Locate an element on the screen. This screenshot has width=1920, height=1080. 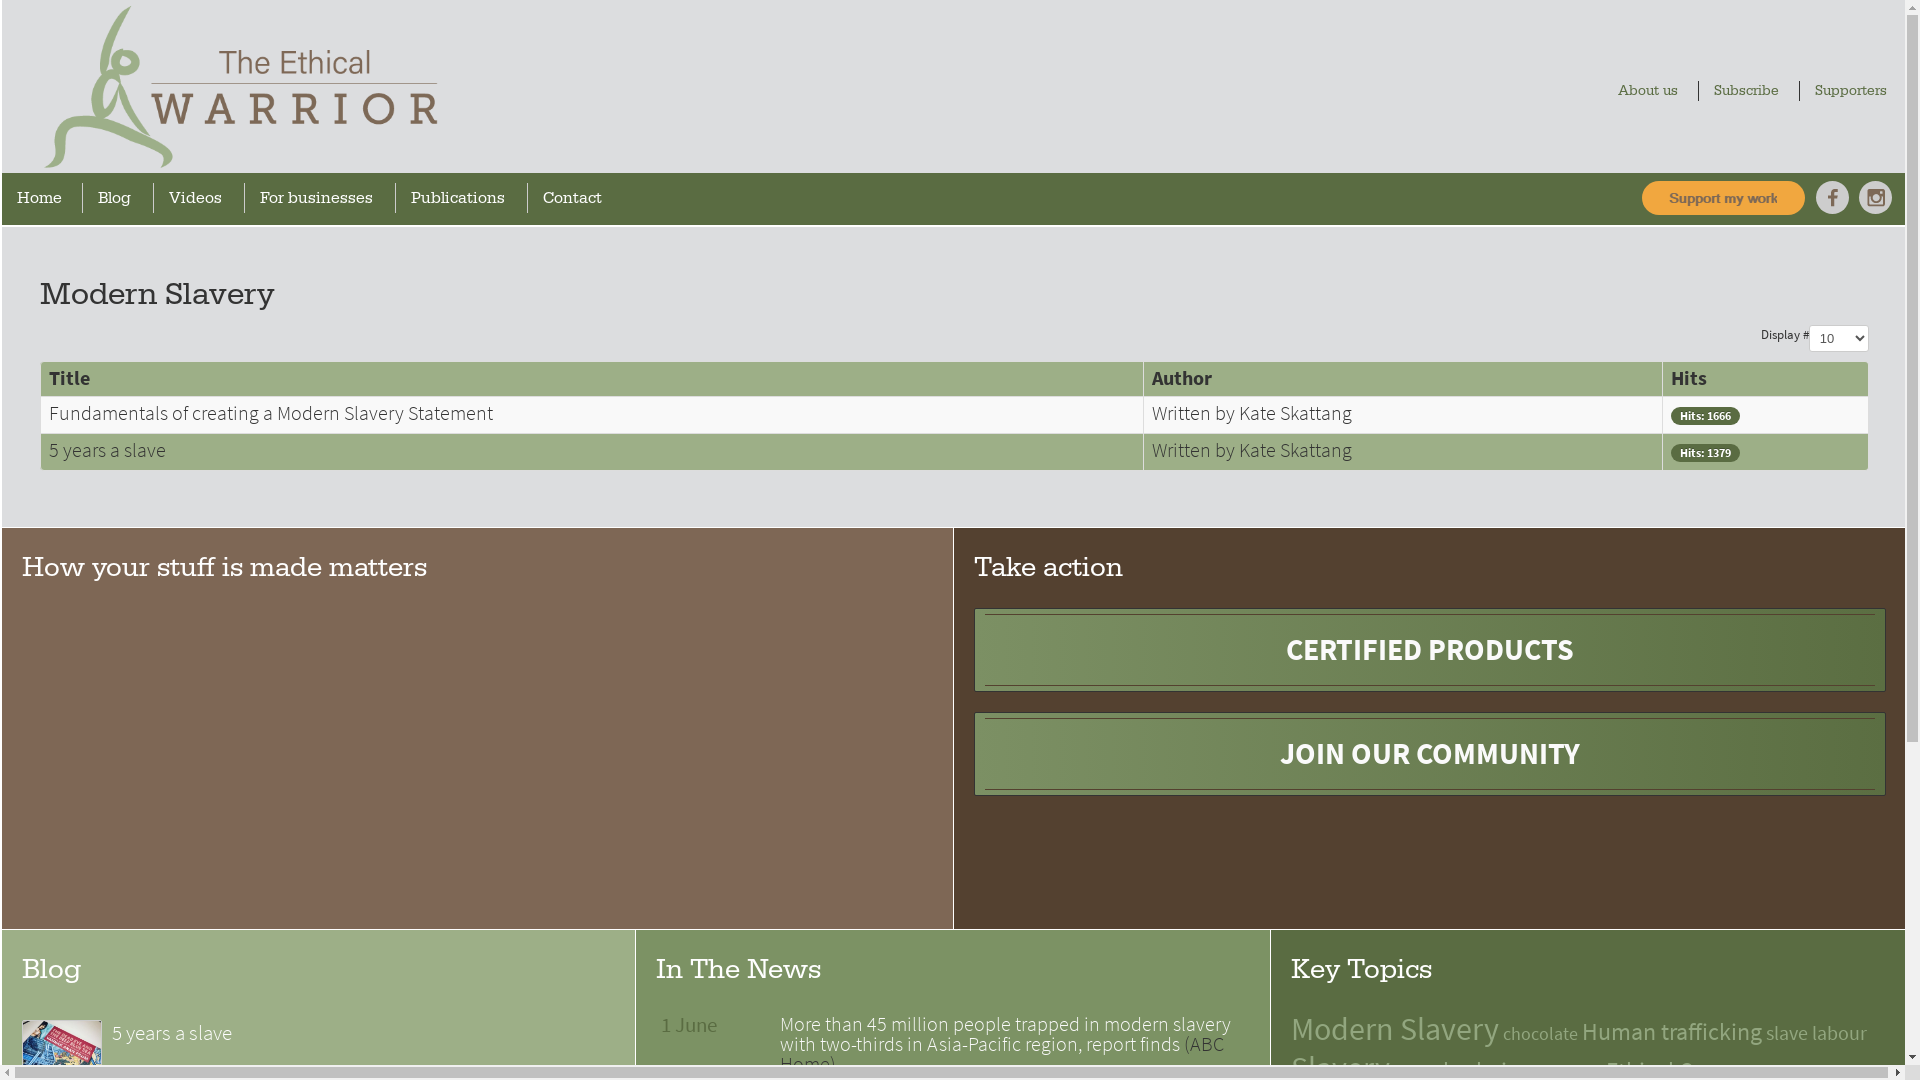
'(ABC Home)' is located at coordinates (1002, 1053).